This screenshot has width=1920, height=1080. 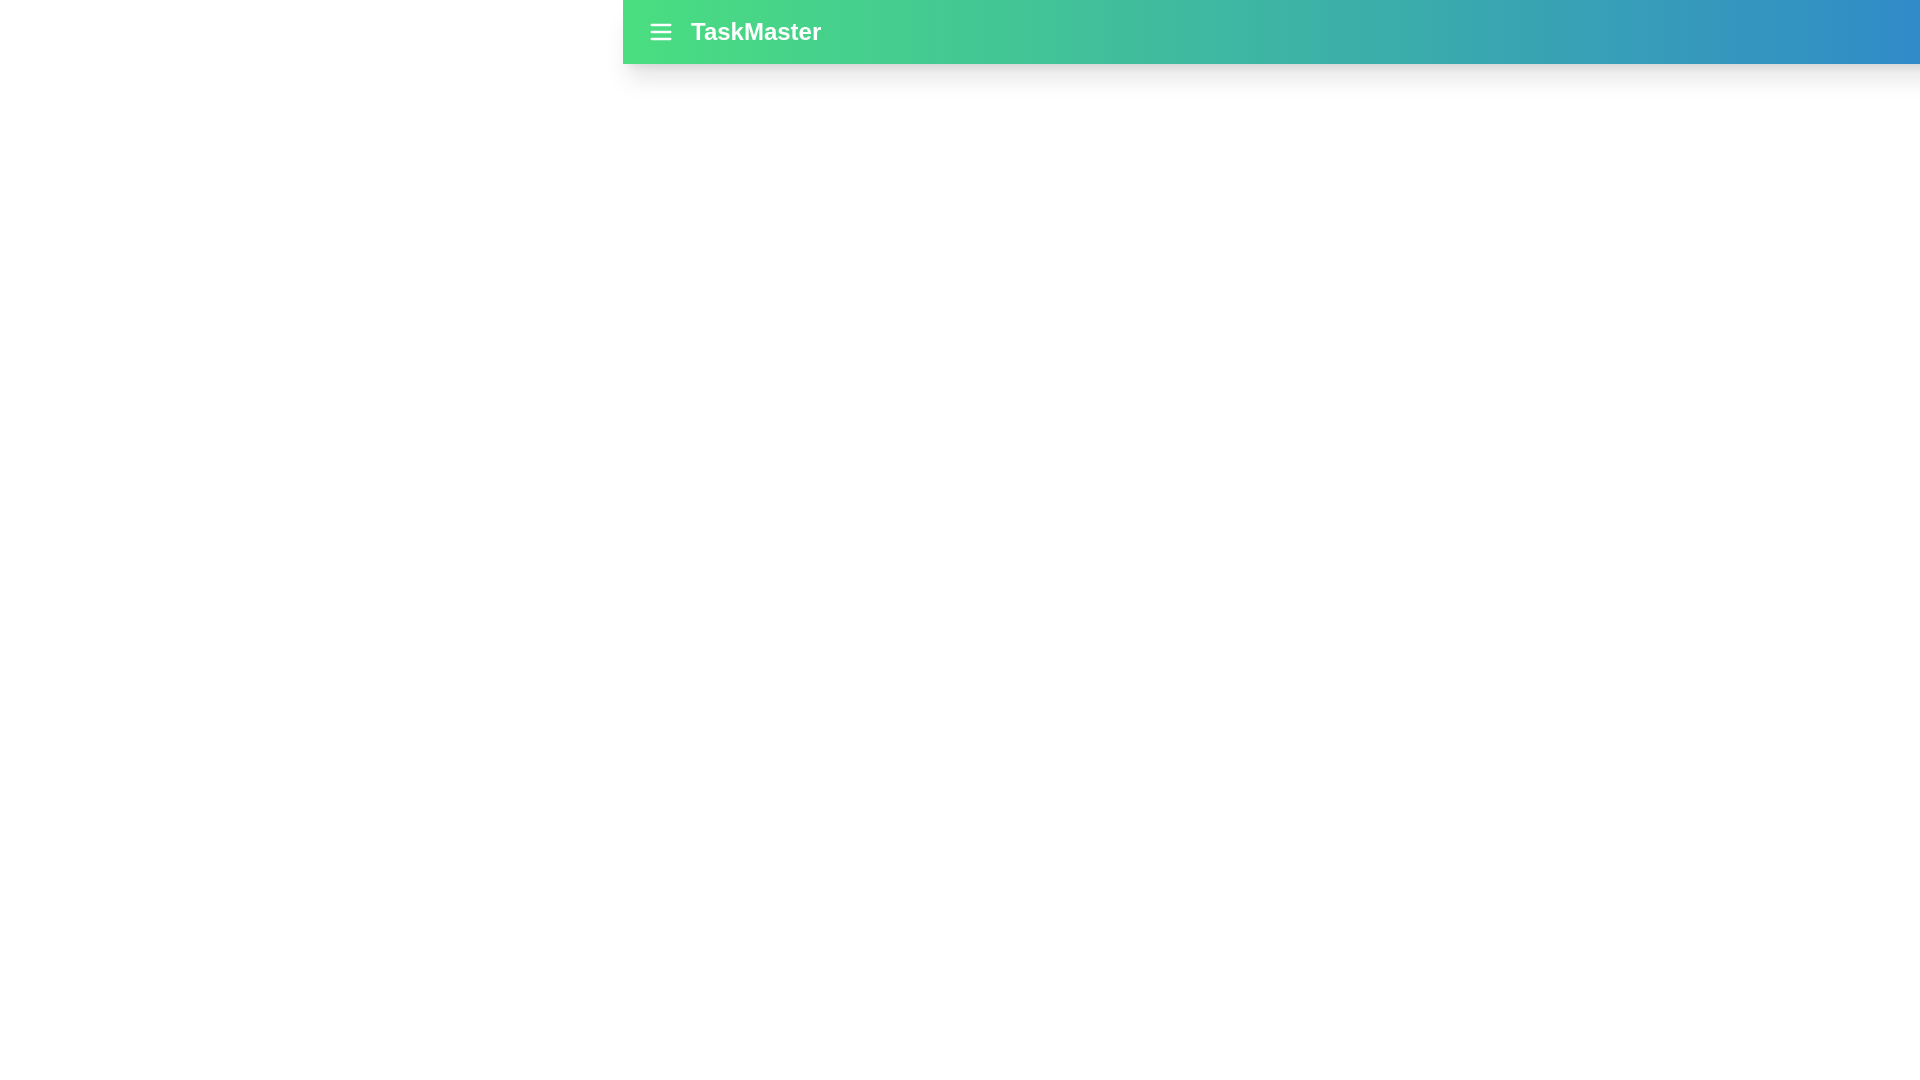 I want to click on the menu icon to open the menu, so click(x=661, y=31).